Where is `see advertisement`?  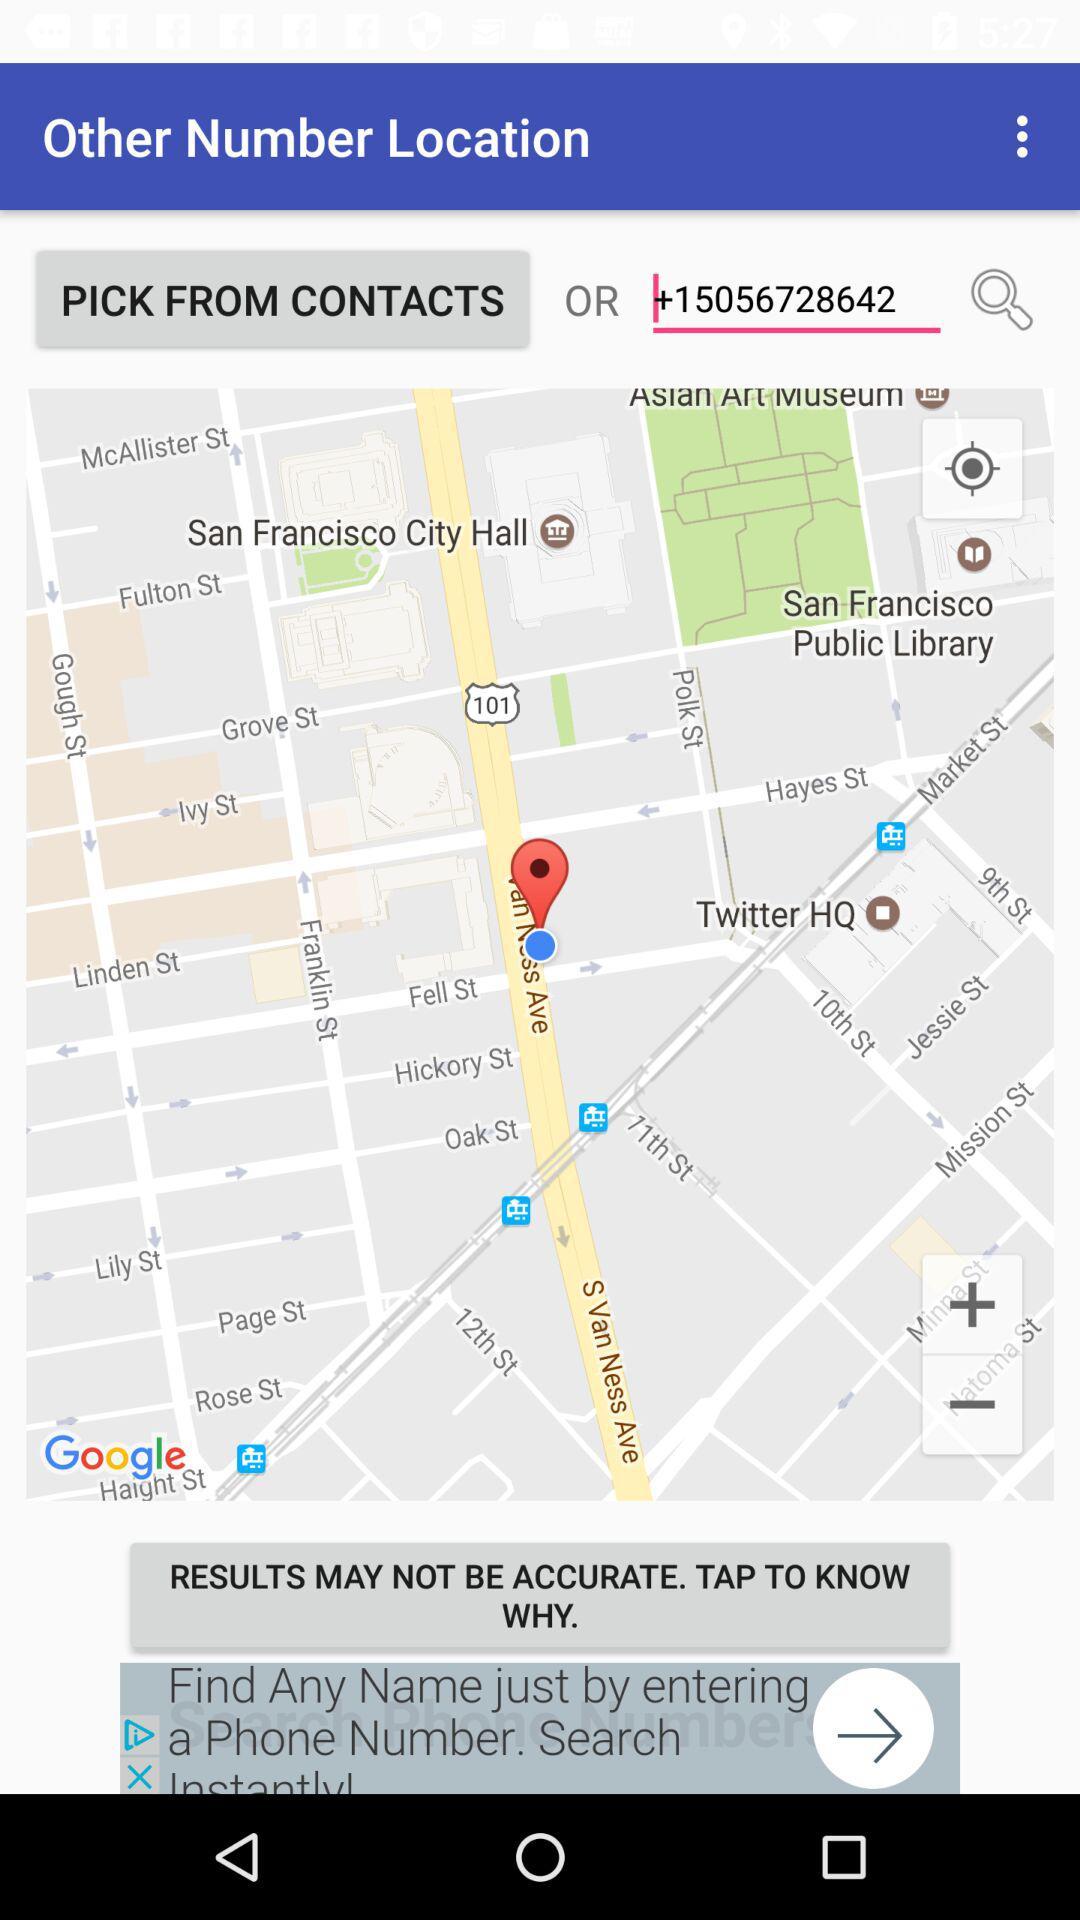
see advertisement is located at coordinates (540, 1727).